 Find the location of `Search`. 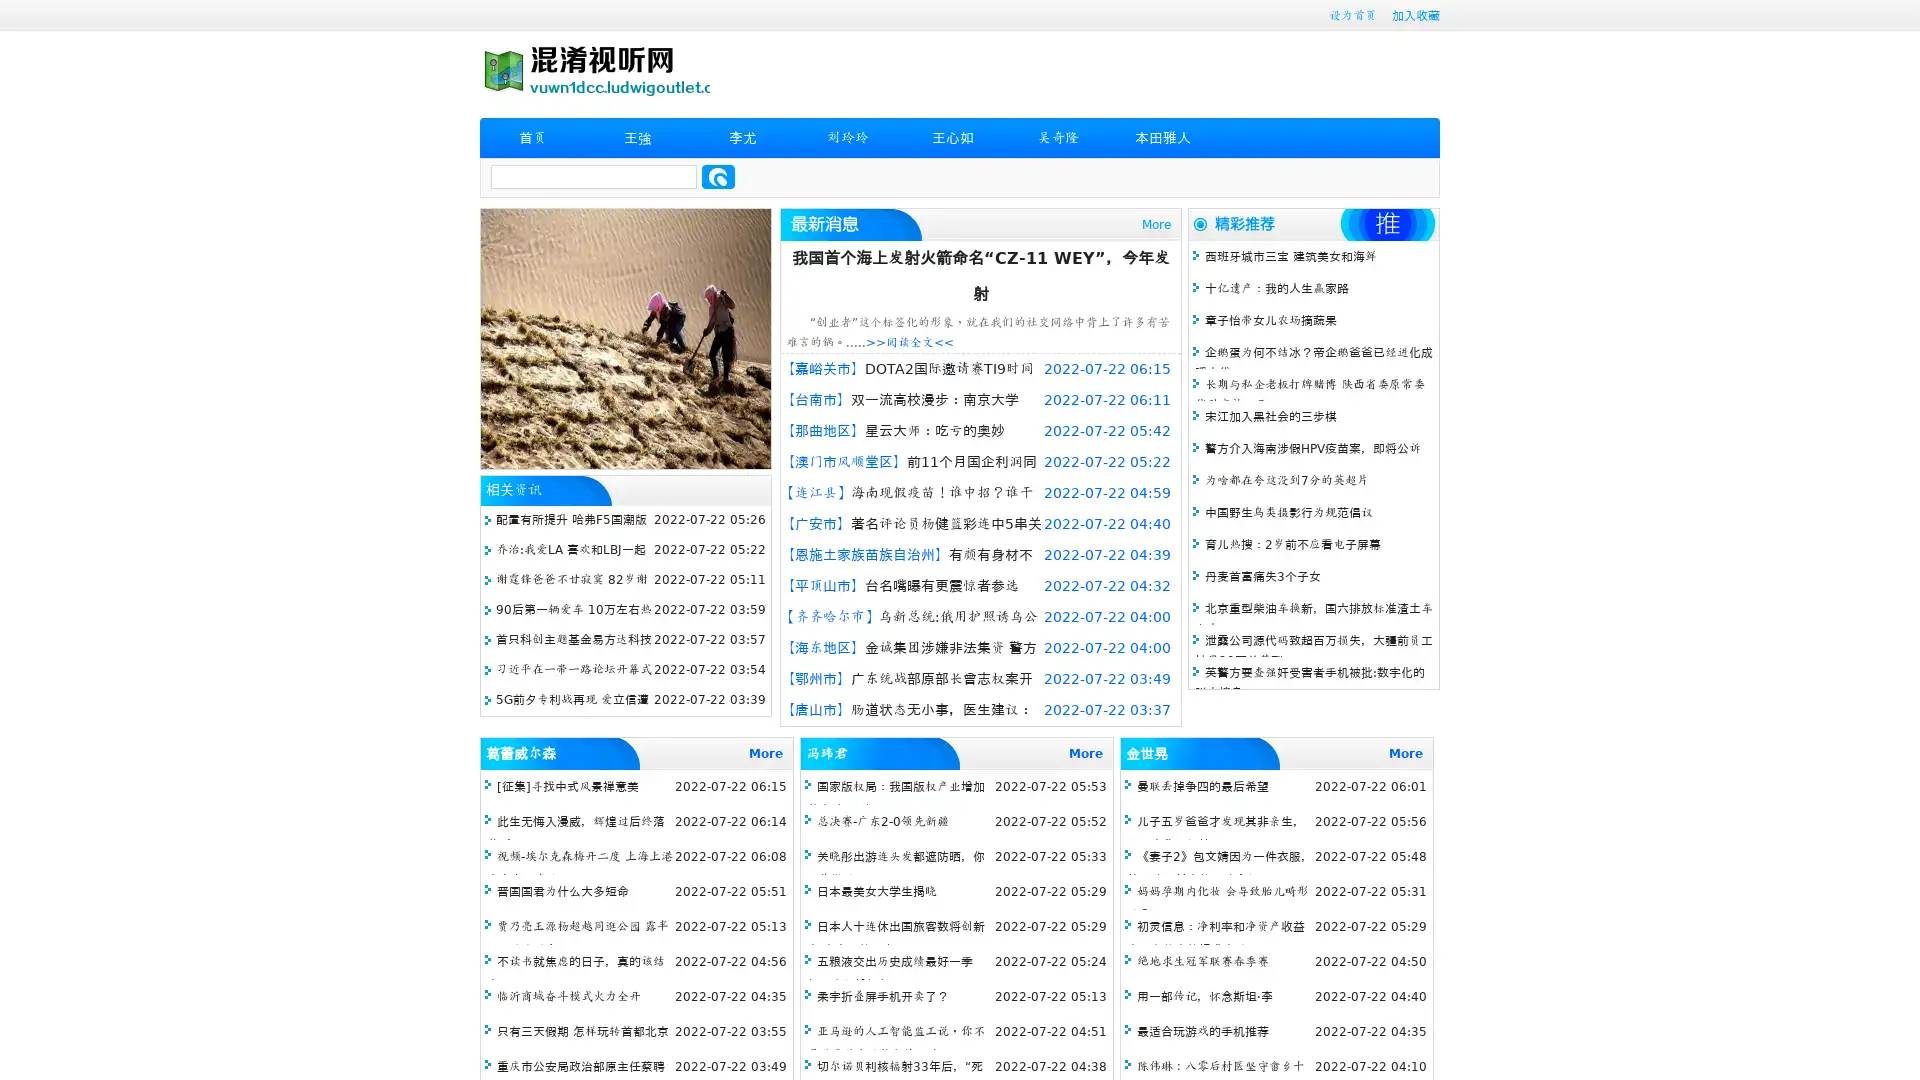

Search is located at coordinates (718, 176).